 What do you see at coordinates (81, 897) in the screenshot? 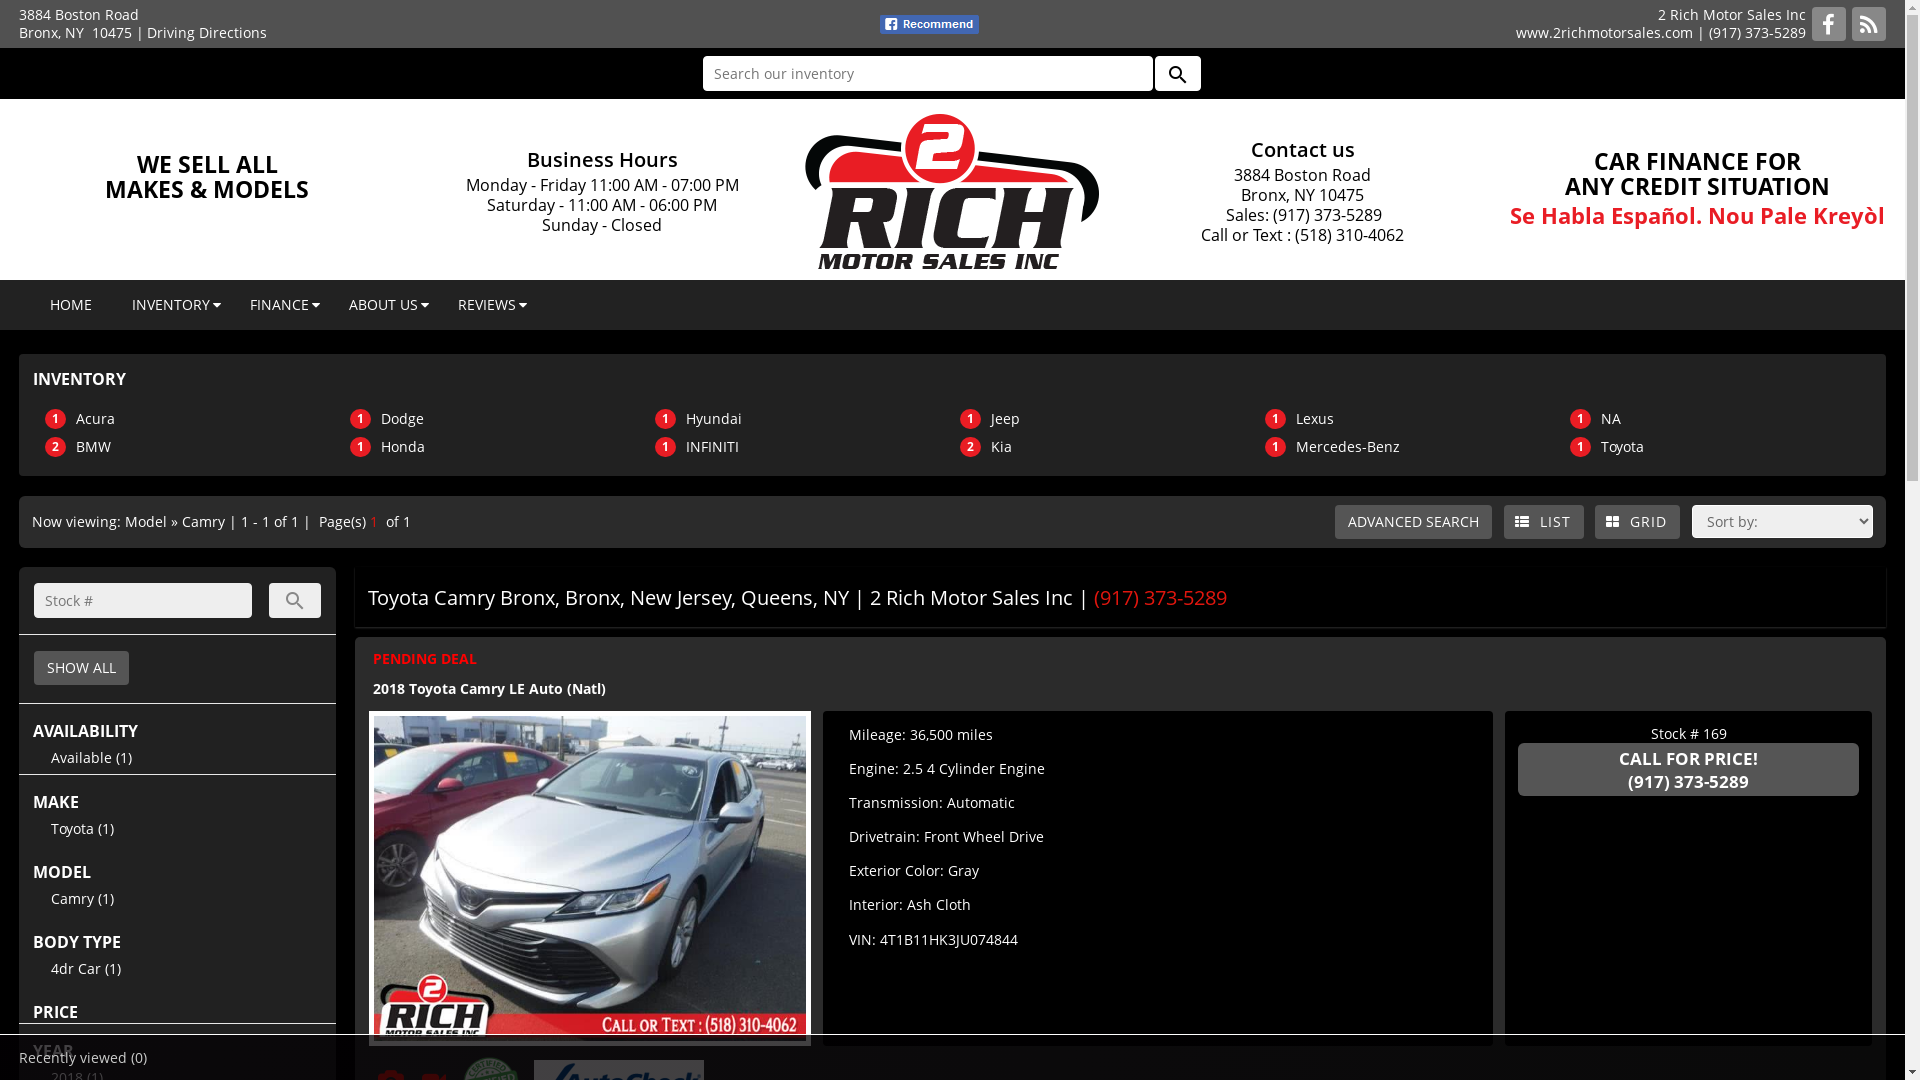
I see `'Camry (1)'` at bounding box center [81, 897].